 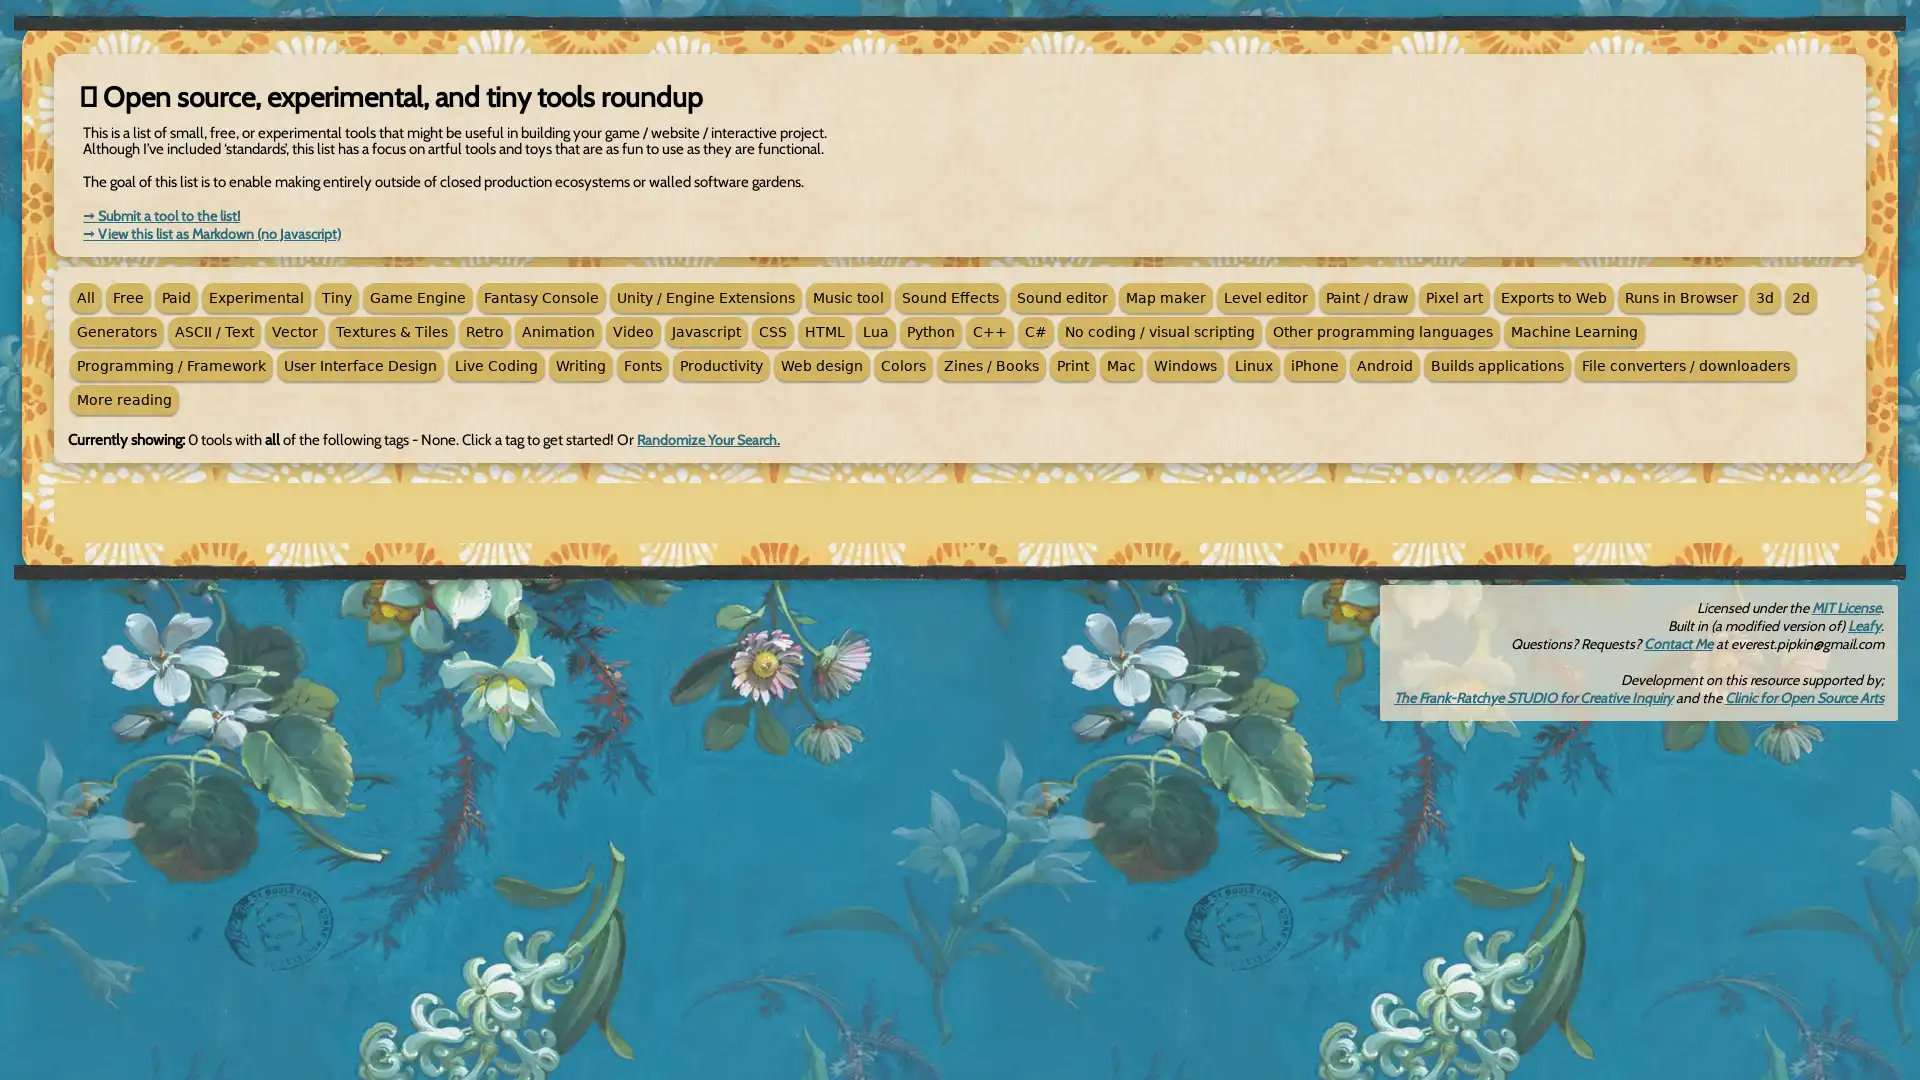 What do you see at coordinates (930, 330) in the screenshot?
I see `Python` at bounding box center [930, 330].